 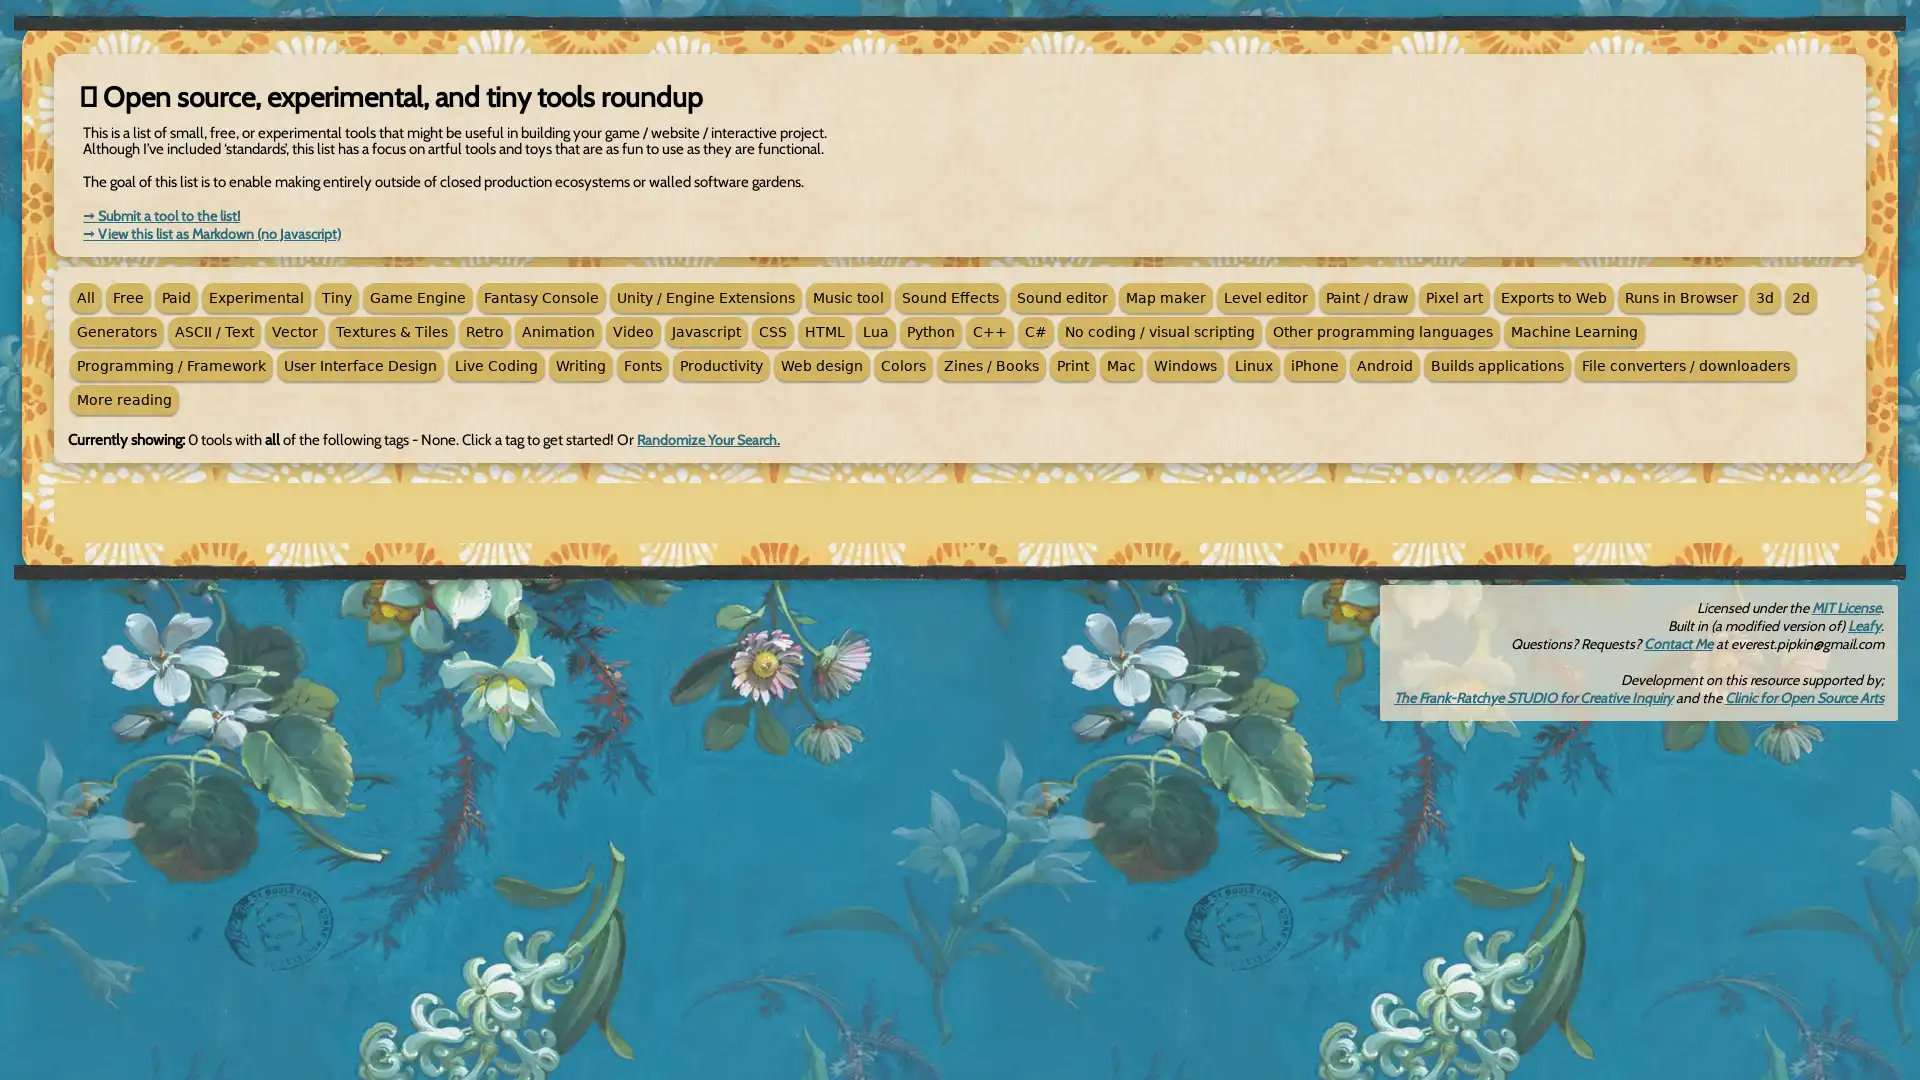 What do you see at coordinates (930, 330) in the screenshot?
I see `Python` at bounding box center [930, 330].